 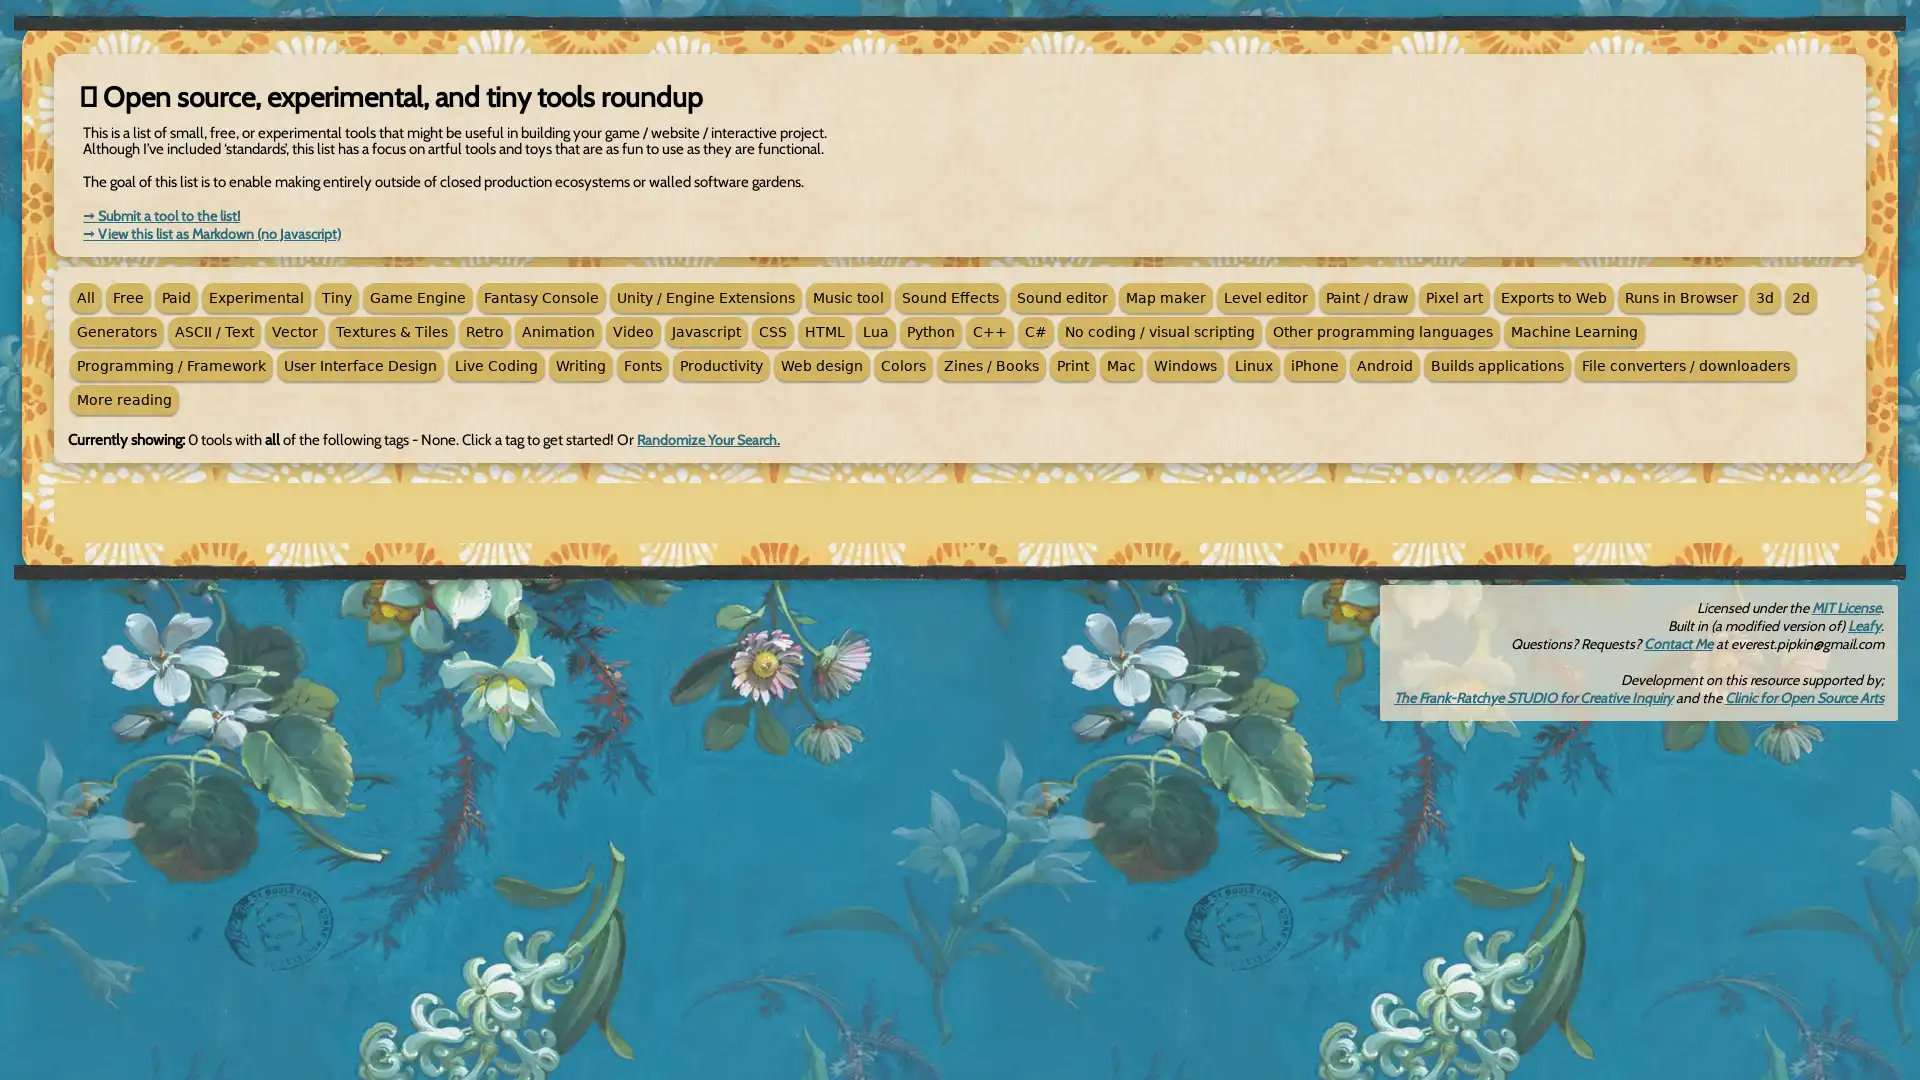 What do you see at coordinates (930, 330) in the screenshot?
I see `Python` at bounding box center [930, 330].